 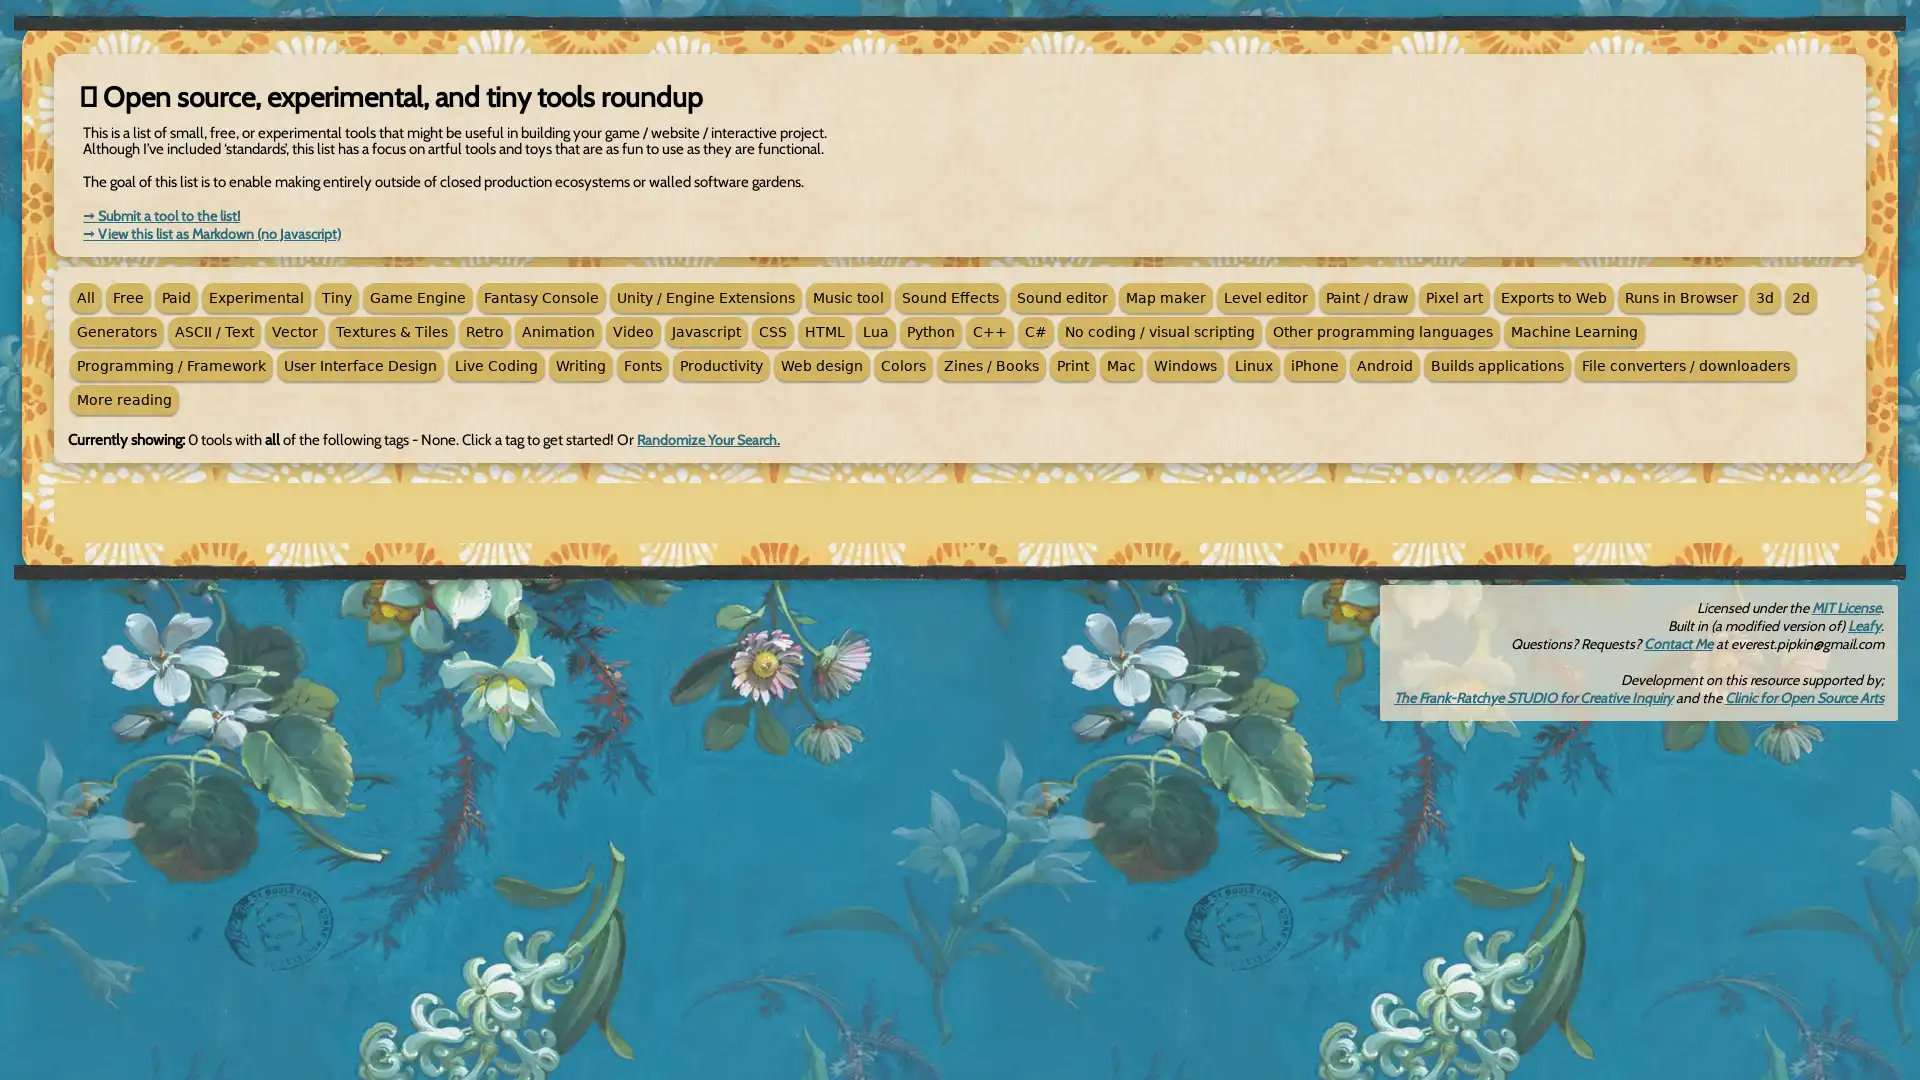 What do you see at coordinates (930, 330) in the screenshot?
I see `Python` at bounding box center [930, 330].